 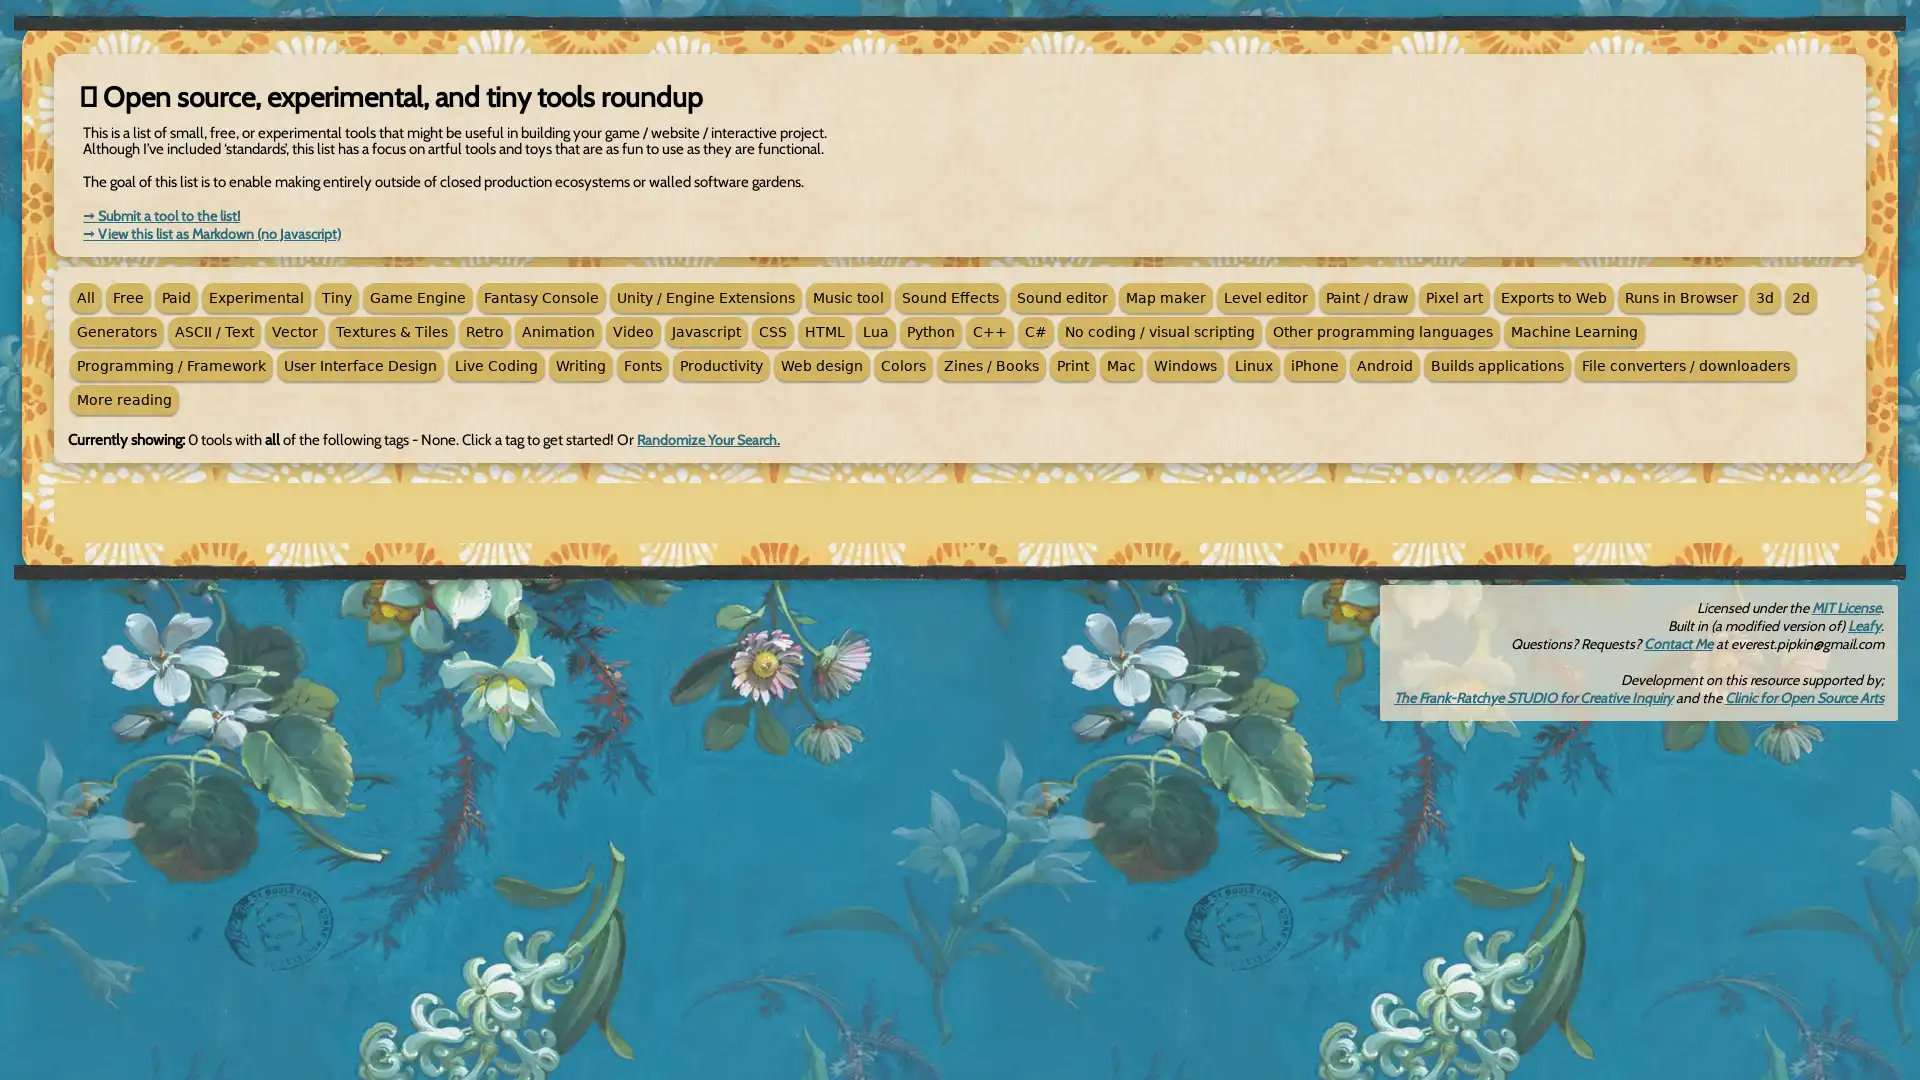 What do you see at coordinates (930, 330) in the screenshot?
I see `Python` at bounding box center [930, 330].